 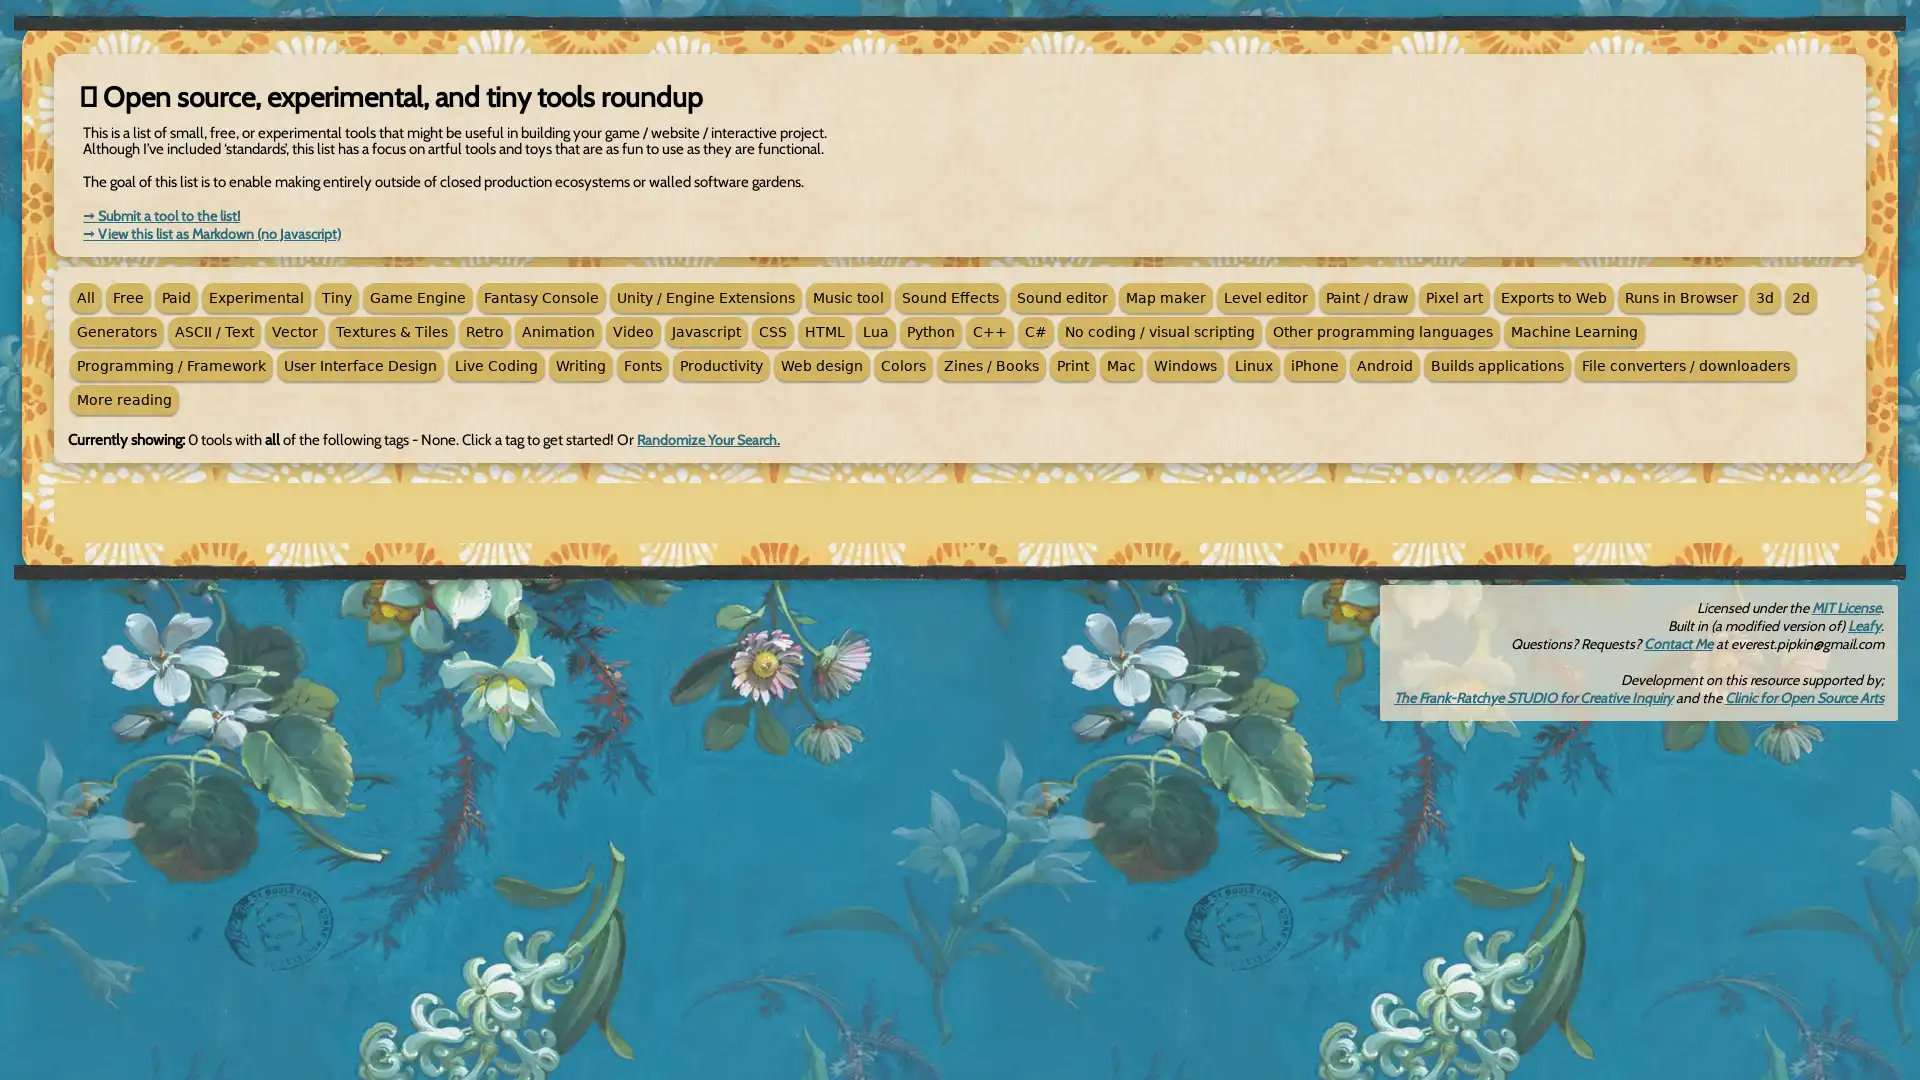 What do you see at coordinates (930, 330) in the screenshot?
I see `Python` at bounding box center [930, 330].